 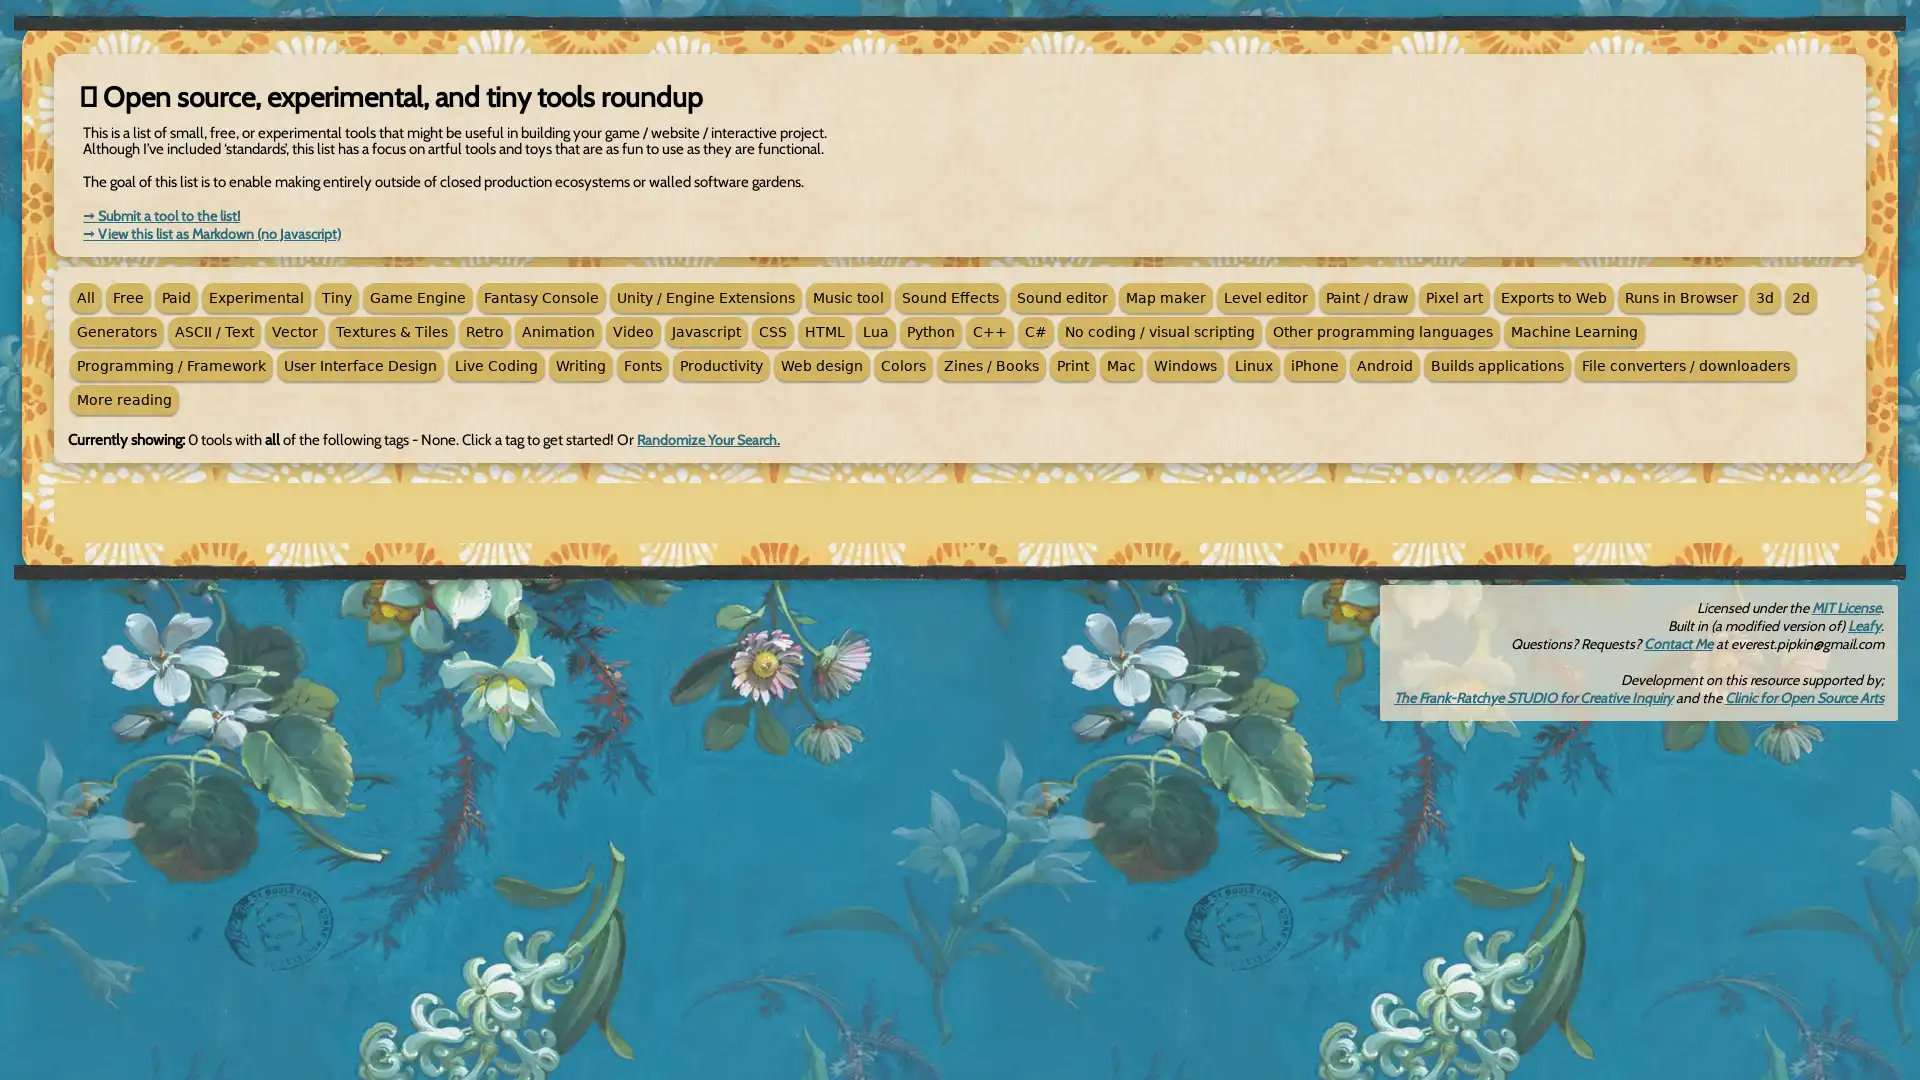 What do you see at coordinates (930, 330) in the screenshot?
I see `Python` at bounding box center [930, 330].